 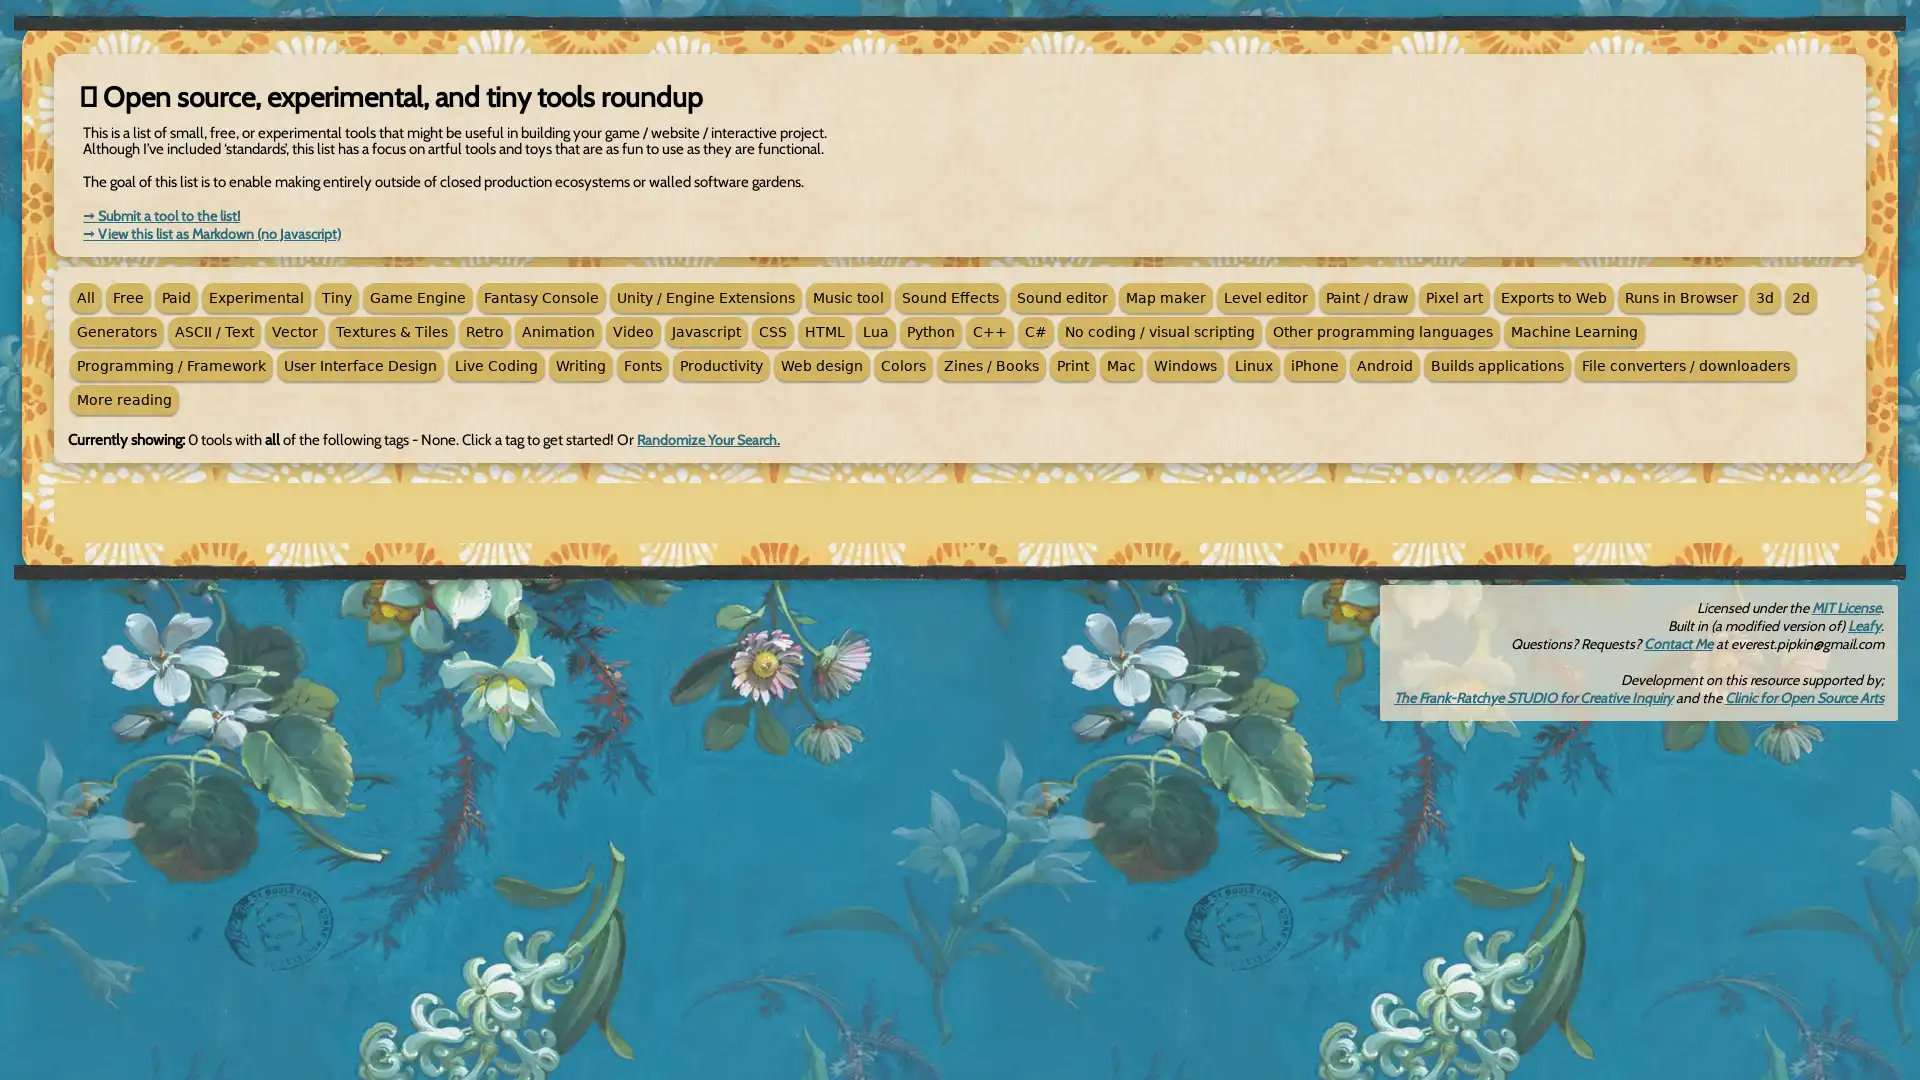 What do you see at coordinates (930, 330) in the screenshot?
I see `Python` at bounding box center [930, 330].